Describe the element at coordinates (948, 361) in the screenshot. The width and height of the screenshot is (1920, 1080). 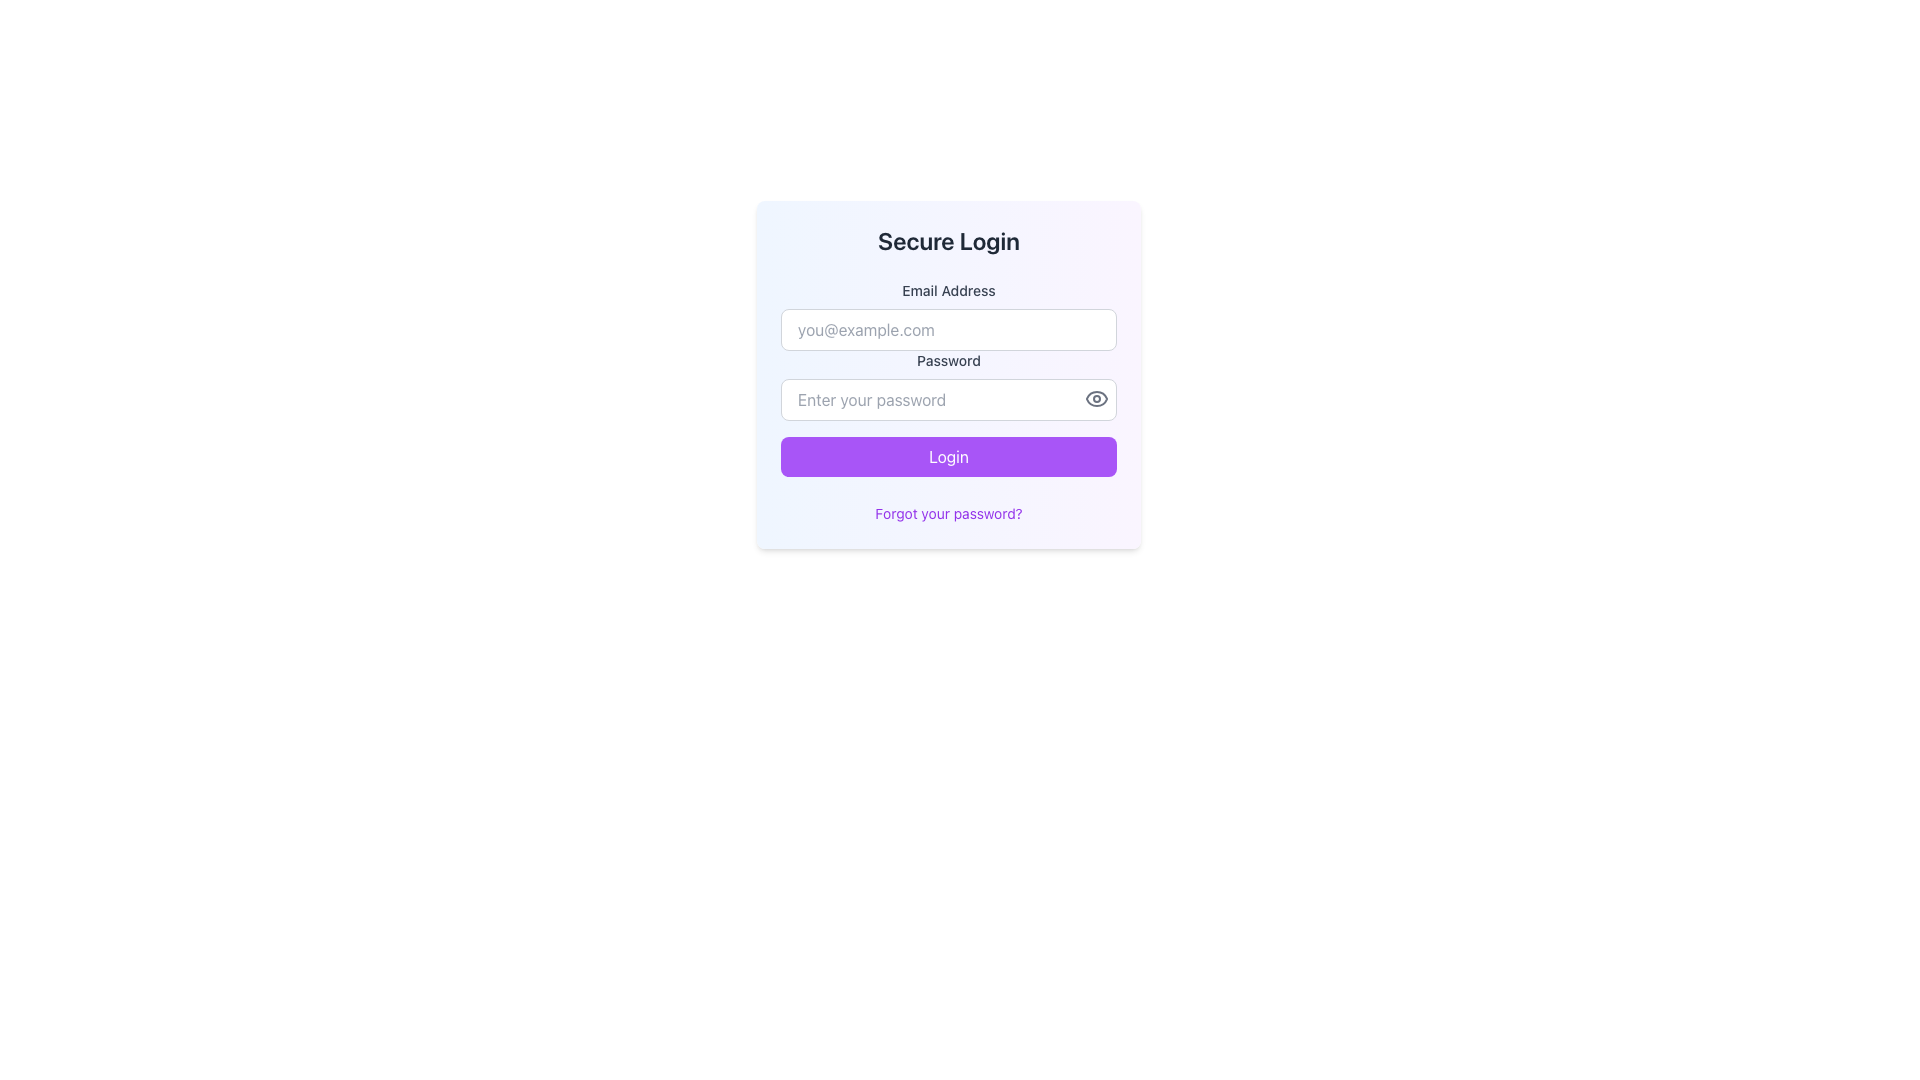
I see `the 'Password' label displayed in a small, grayish font style, which is positioned above the password input field in the login form interface` at that location.